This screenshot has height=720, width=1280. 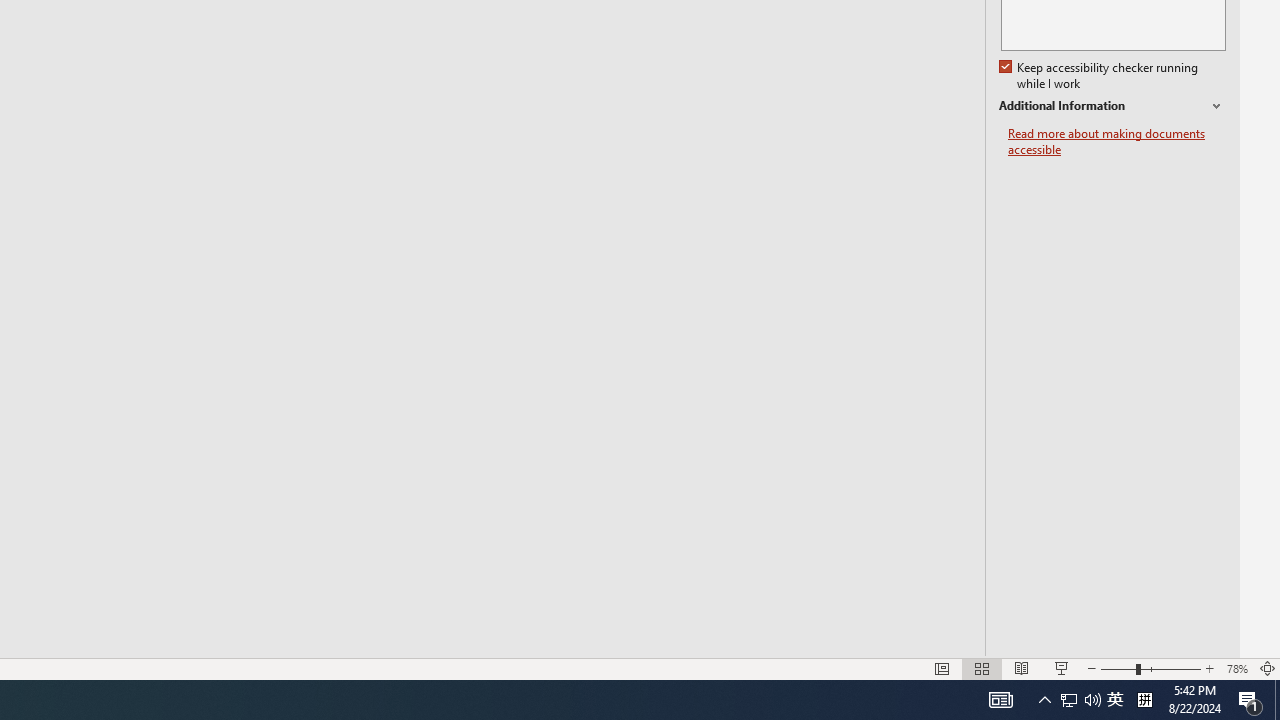 What do you see at coordinates (1099, 75) in the screenshot?
I see `'Keep accessibility checker running while I work'` at bounding box center [1099, 75].